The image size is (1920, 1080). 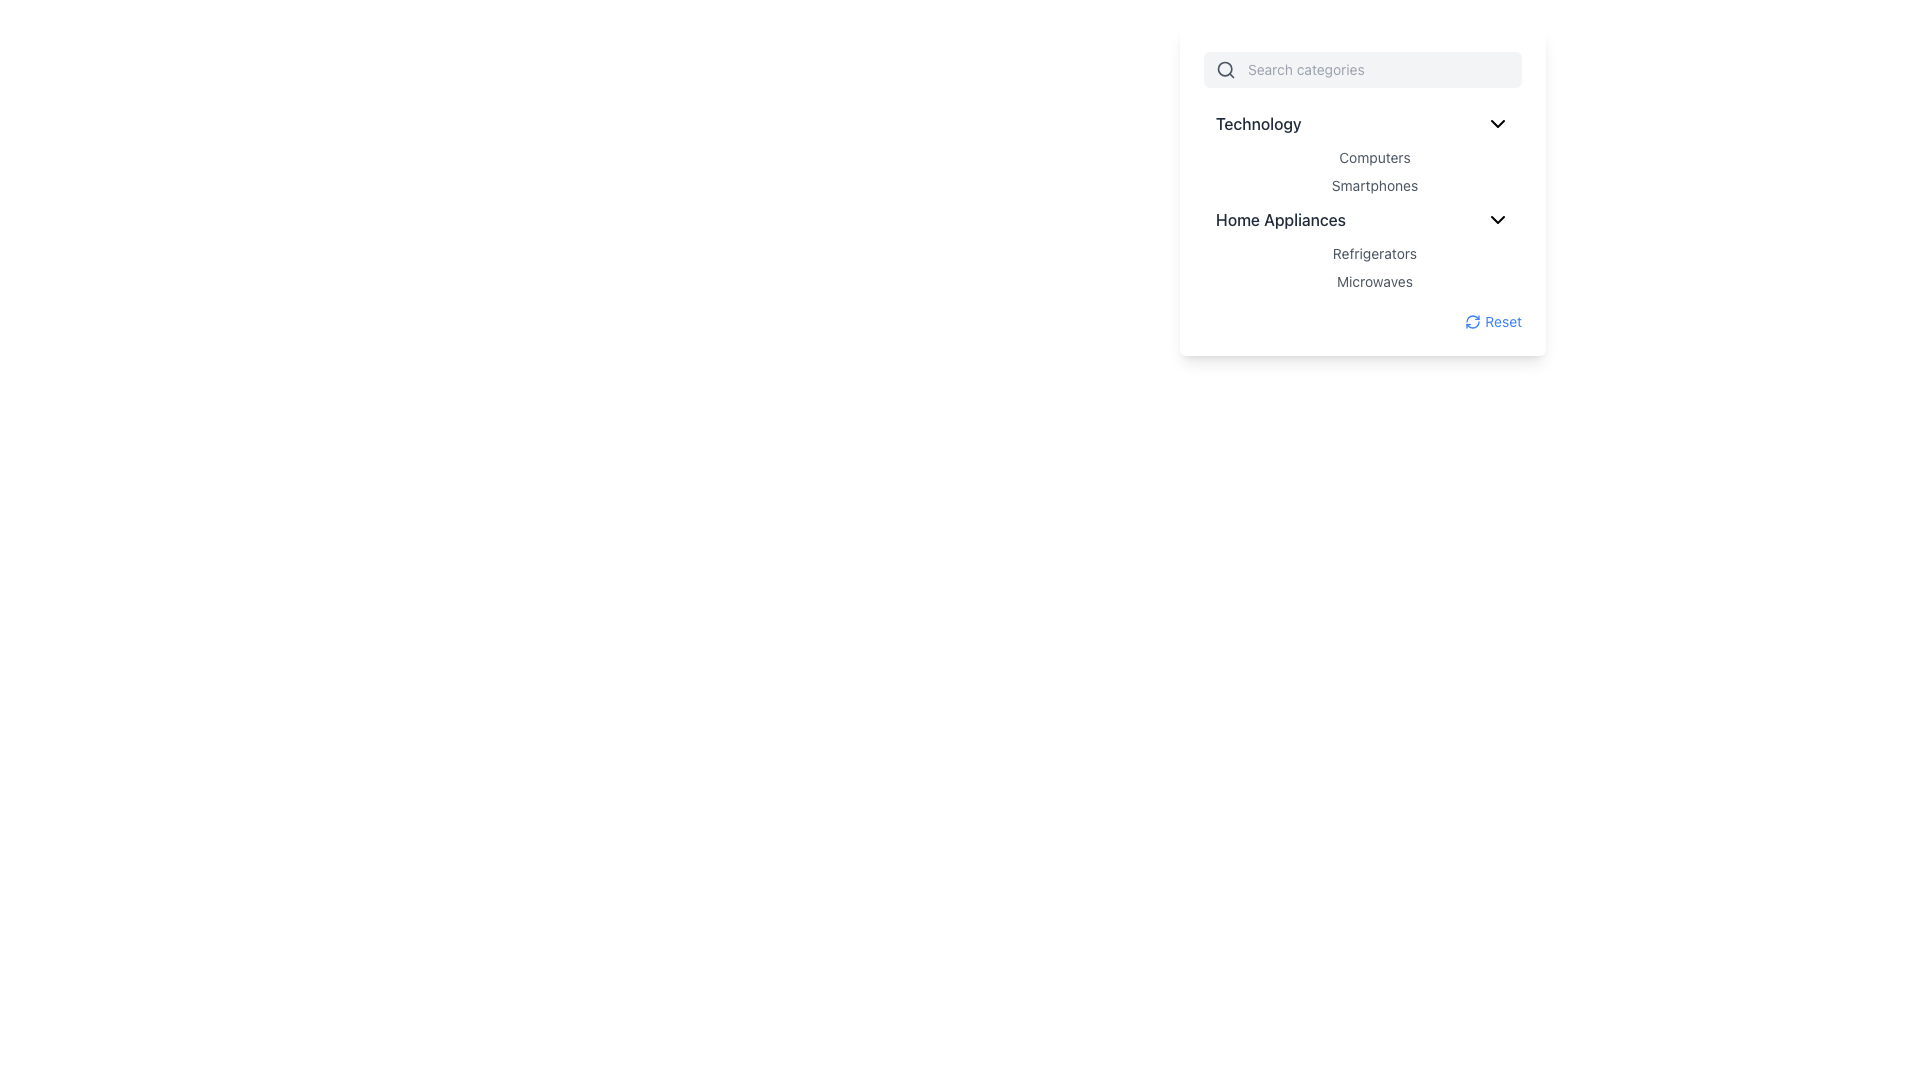 I want to click on the 'Refrigerators' option in the Text Option Group within the 'Home Appliances' dropdown menu, so click(x=1373, y=266).